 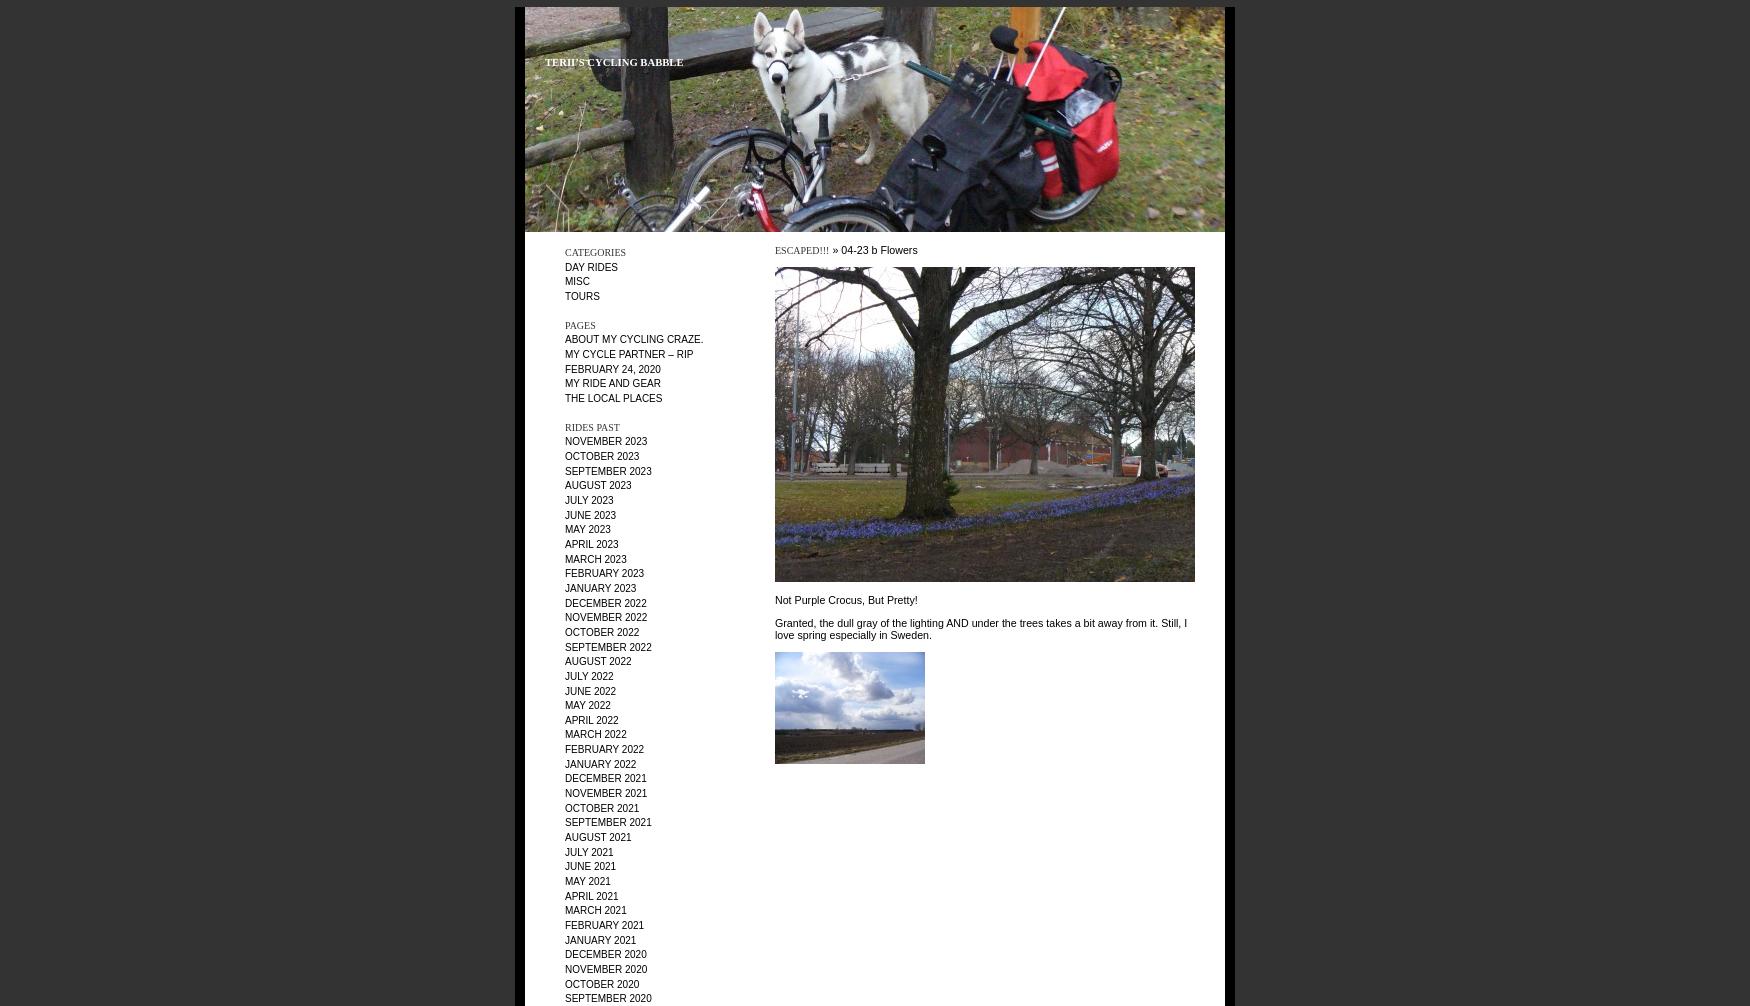 I want to click on 'November 2020', so click(x=606, y=967).